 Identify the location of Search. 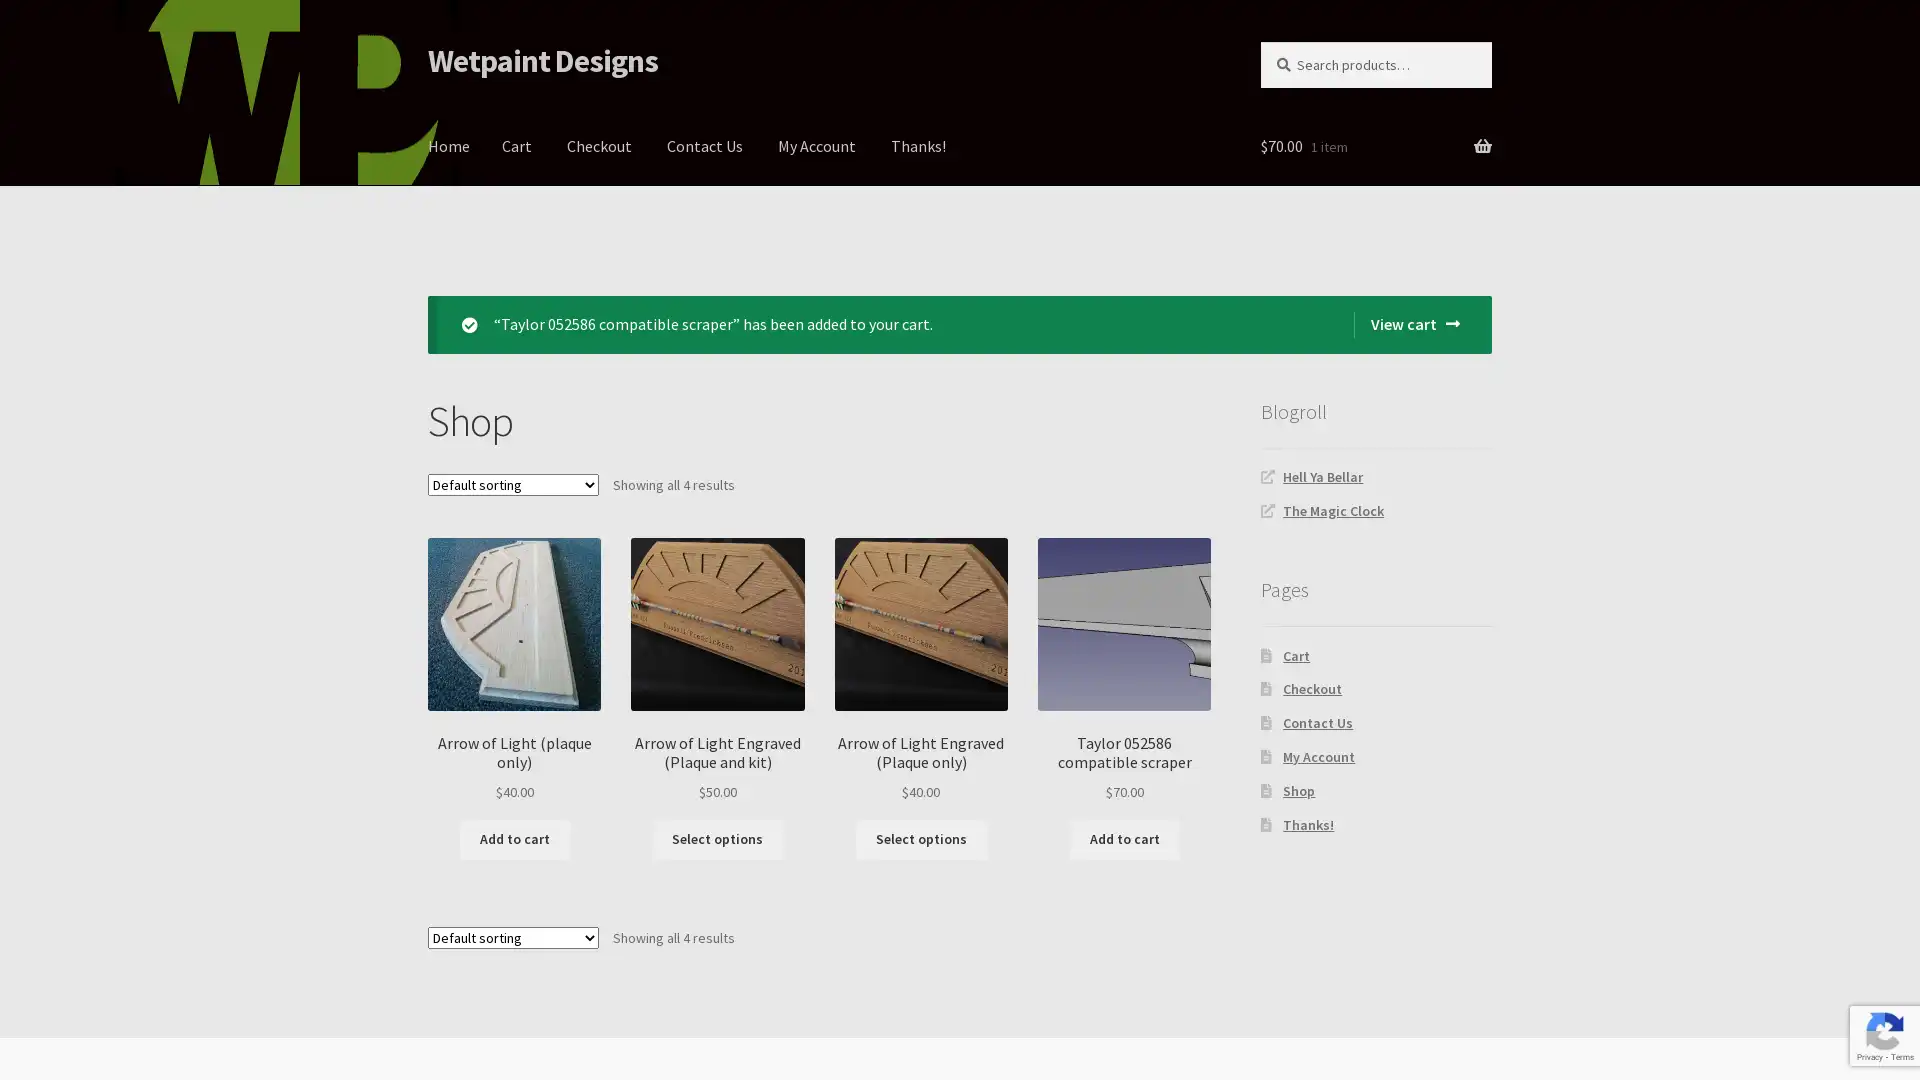
(1258, 40).